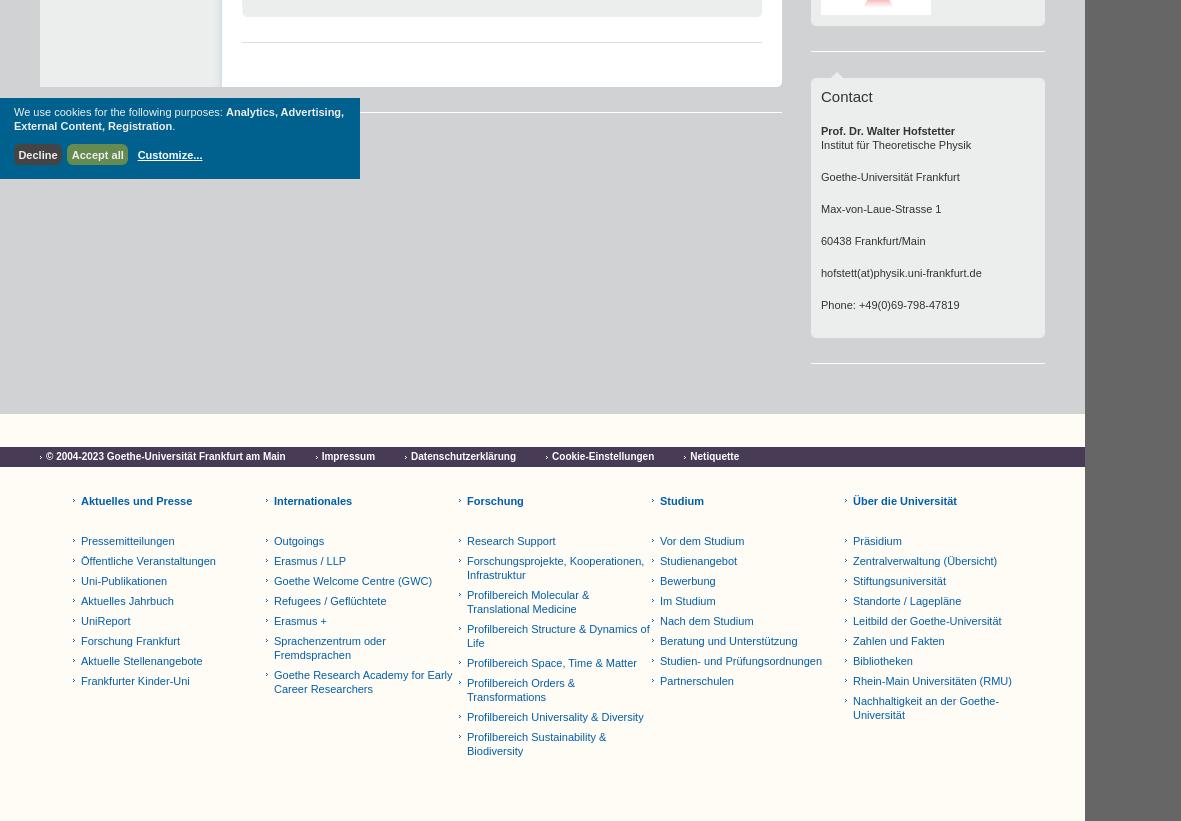  Describe the element at coordinates (898, 580) in the screenshot. I see `'Stiftungsuniversität'` at that location.